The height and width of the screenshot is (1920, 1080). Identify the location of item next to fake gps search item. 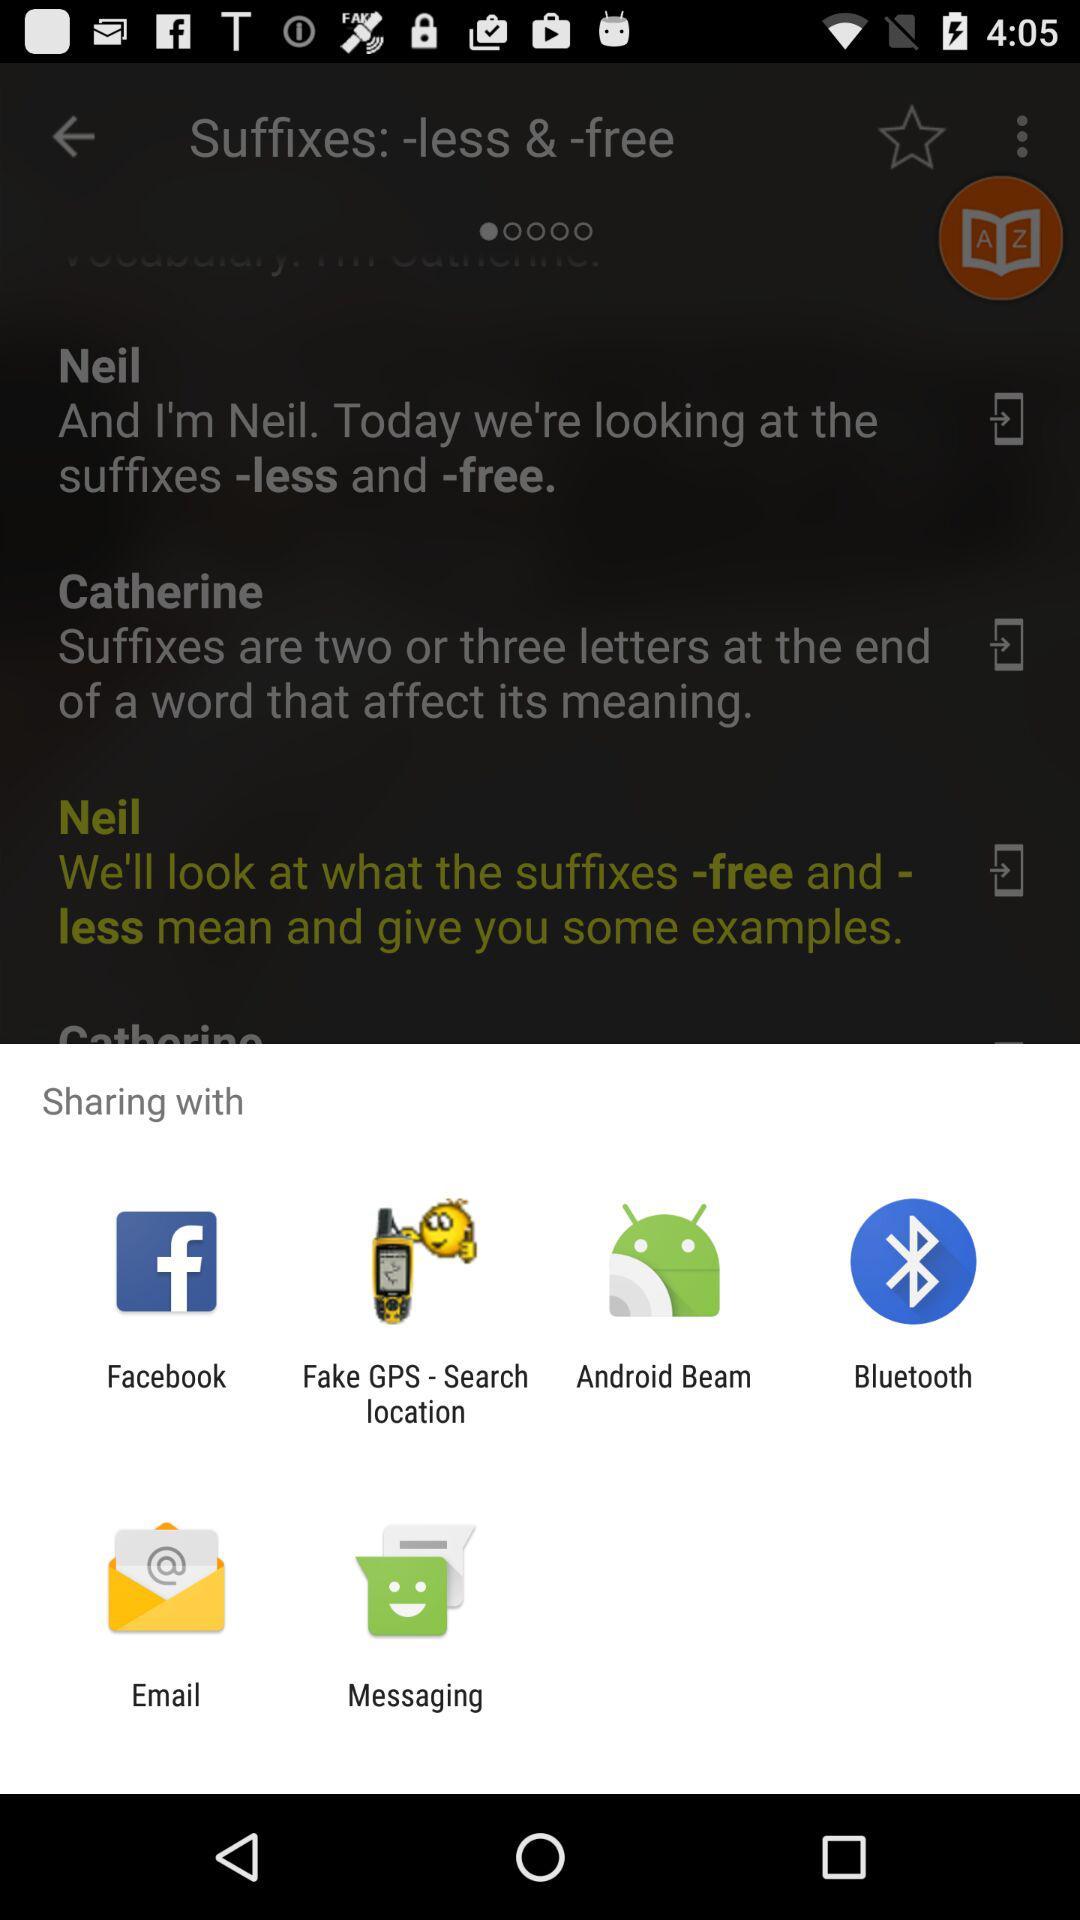
(165, 1392).